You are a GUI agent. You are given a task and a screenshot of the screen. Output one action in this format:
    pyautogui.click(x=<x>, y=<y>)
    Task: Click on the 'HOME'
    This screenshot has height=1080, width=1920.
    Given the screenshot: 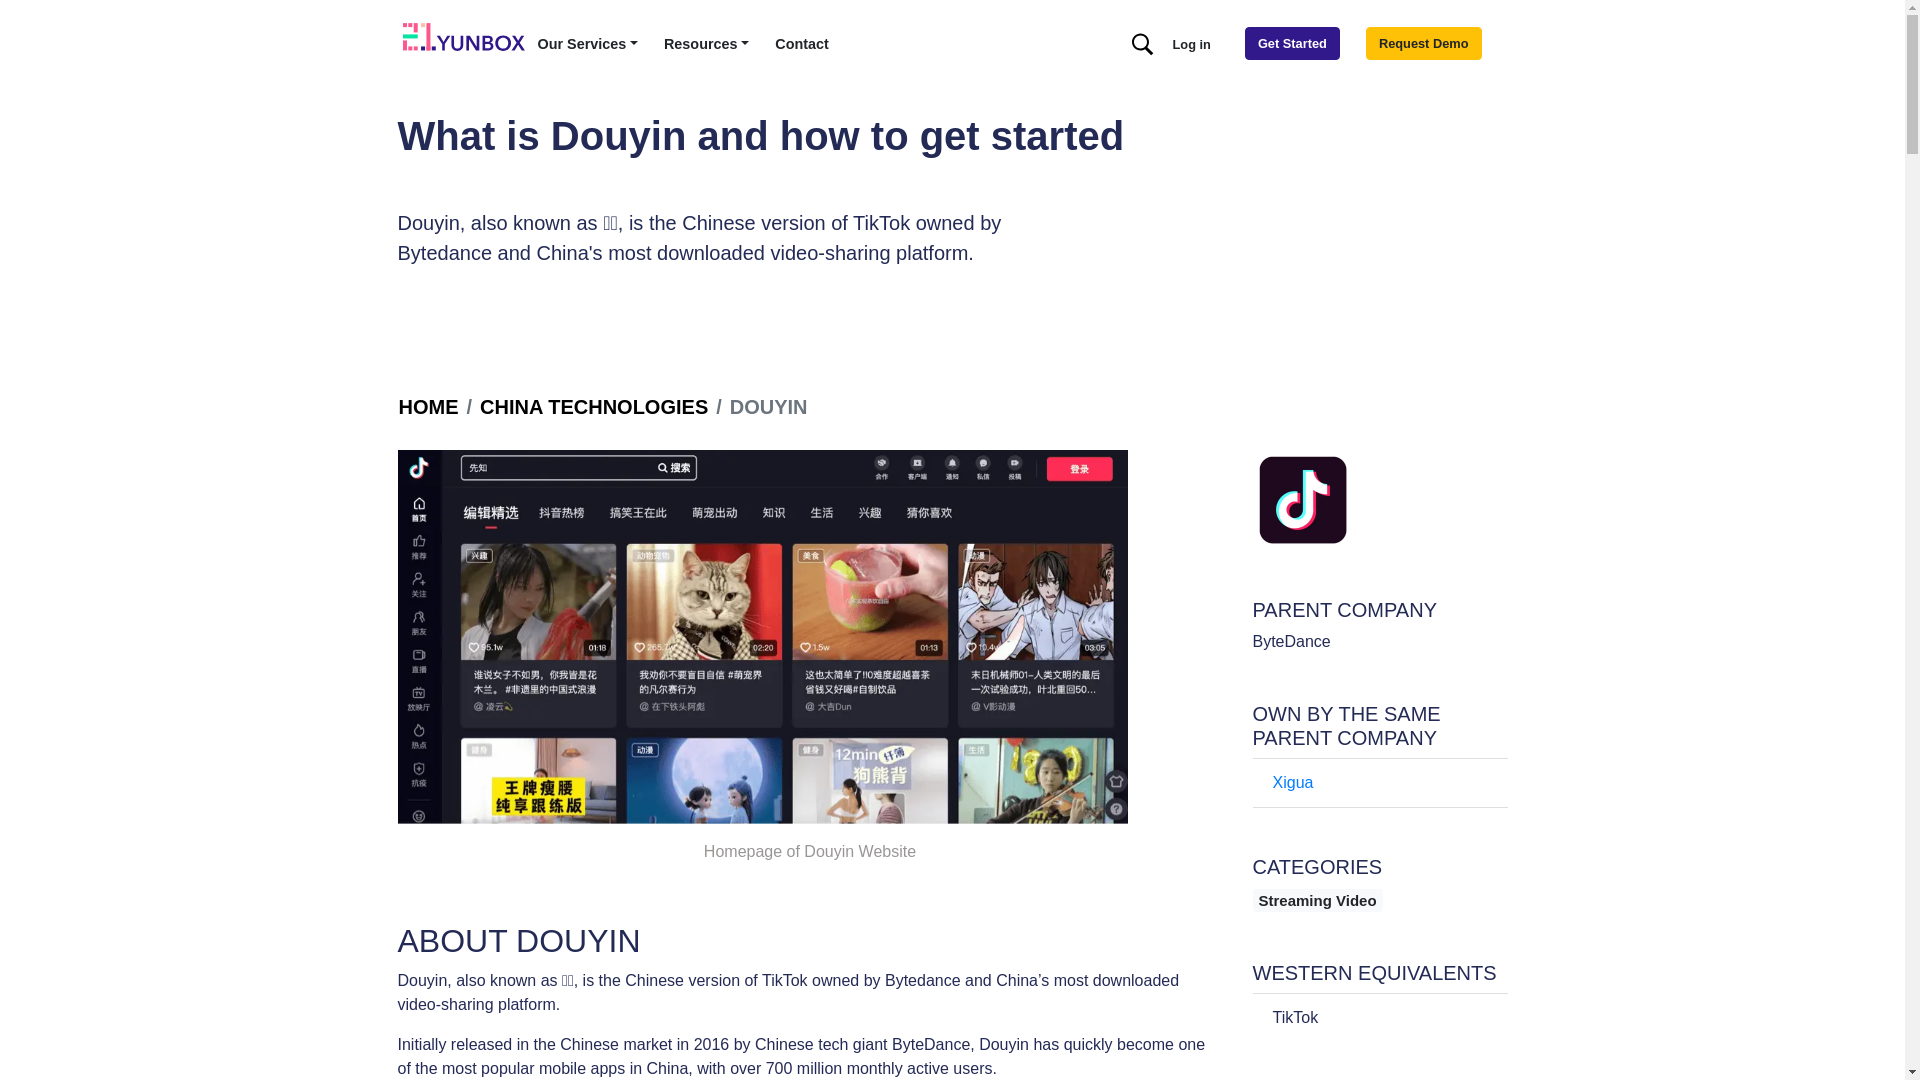 What is the action you would take?
    pyautogui.click(x=426, y=406)
    